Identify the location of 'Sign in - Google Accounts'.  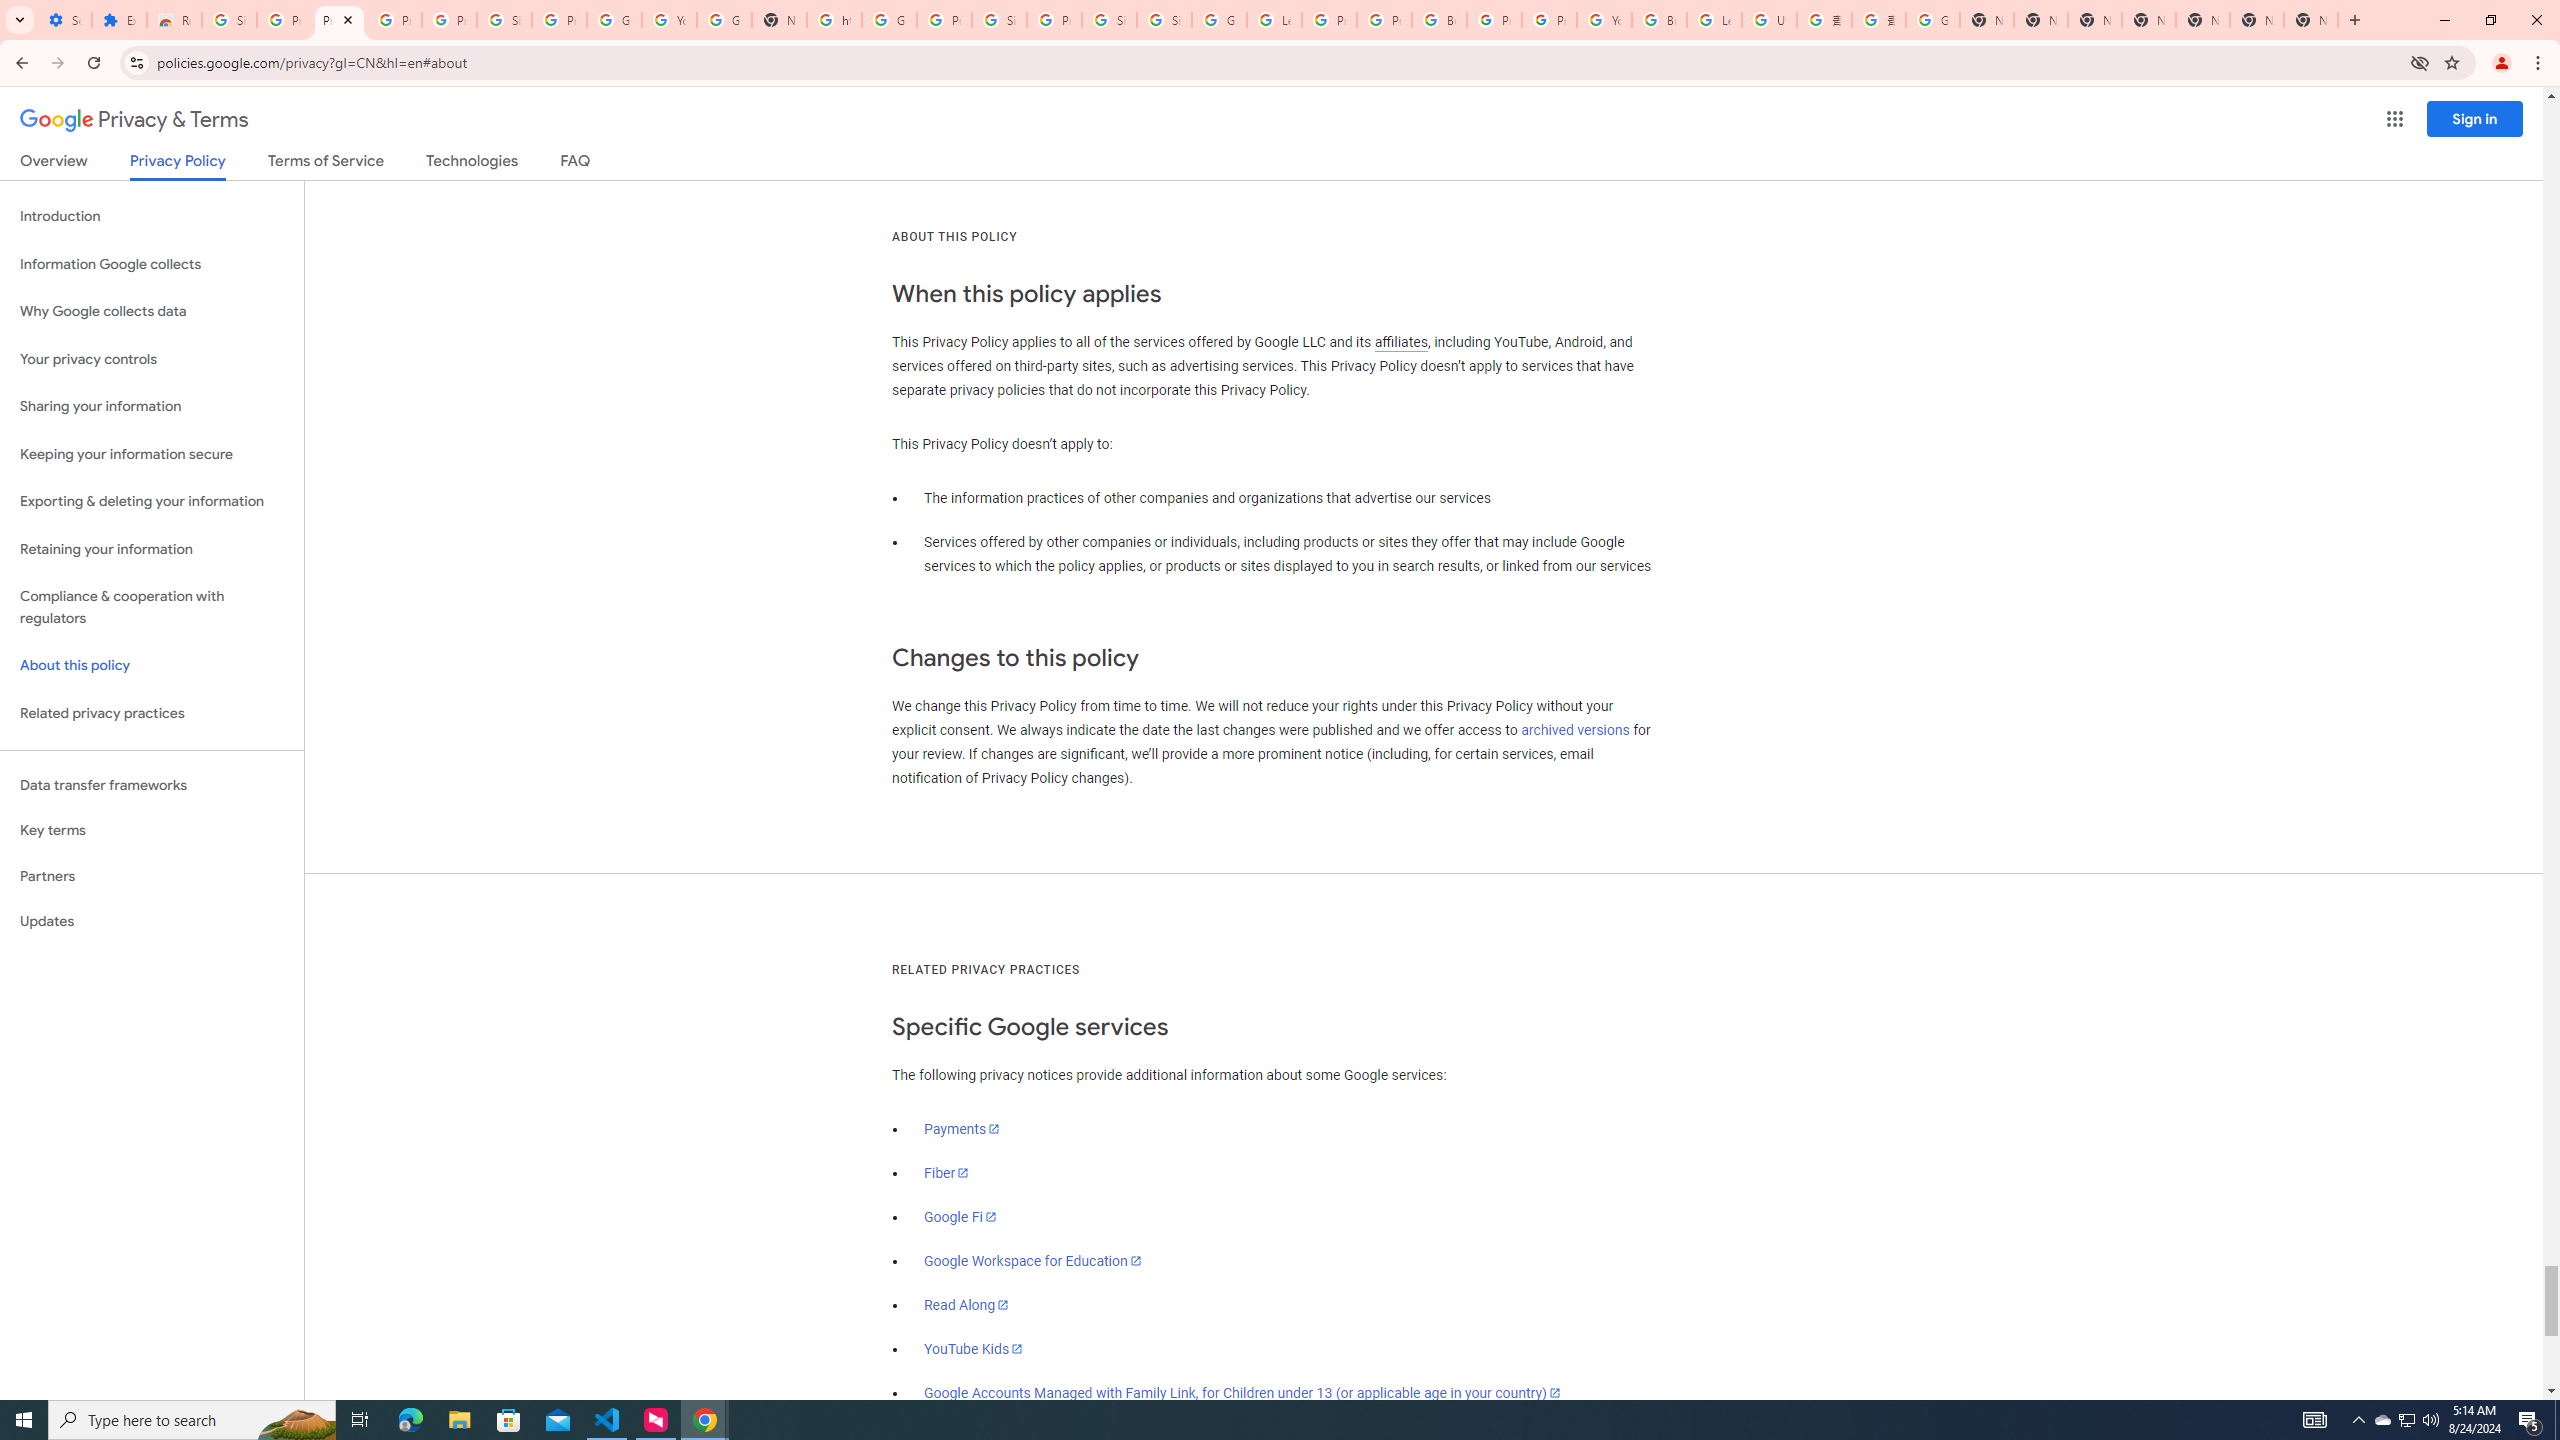
(1108, 19).